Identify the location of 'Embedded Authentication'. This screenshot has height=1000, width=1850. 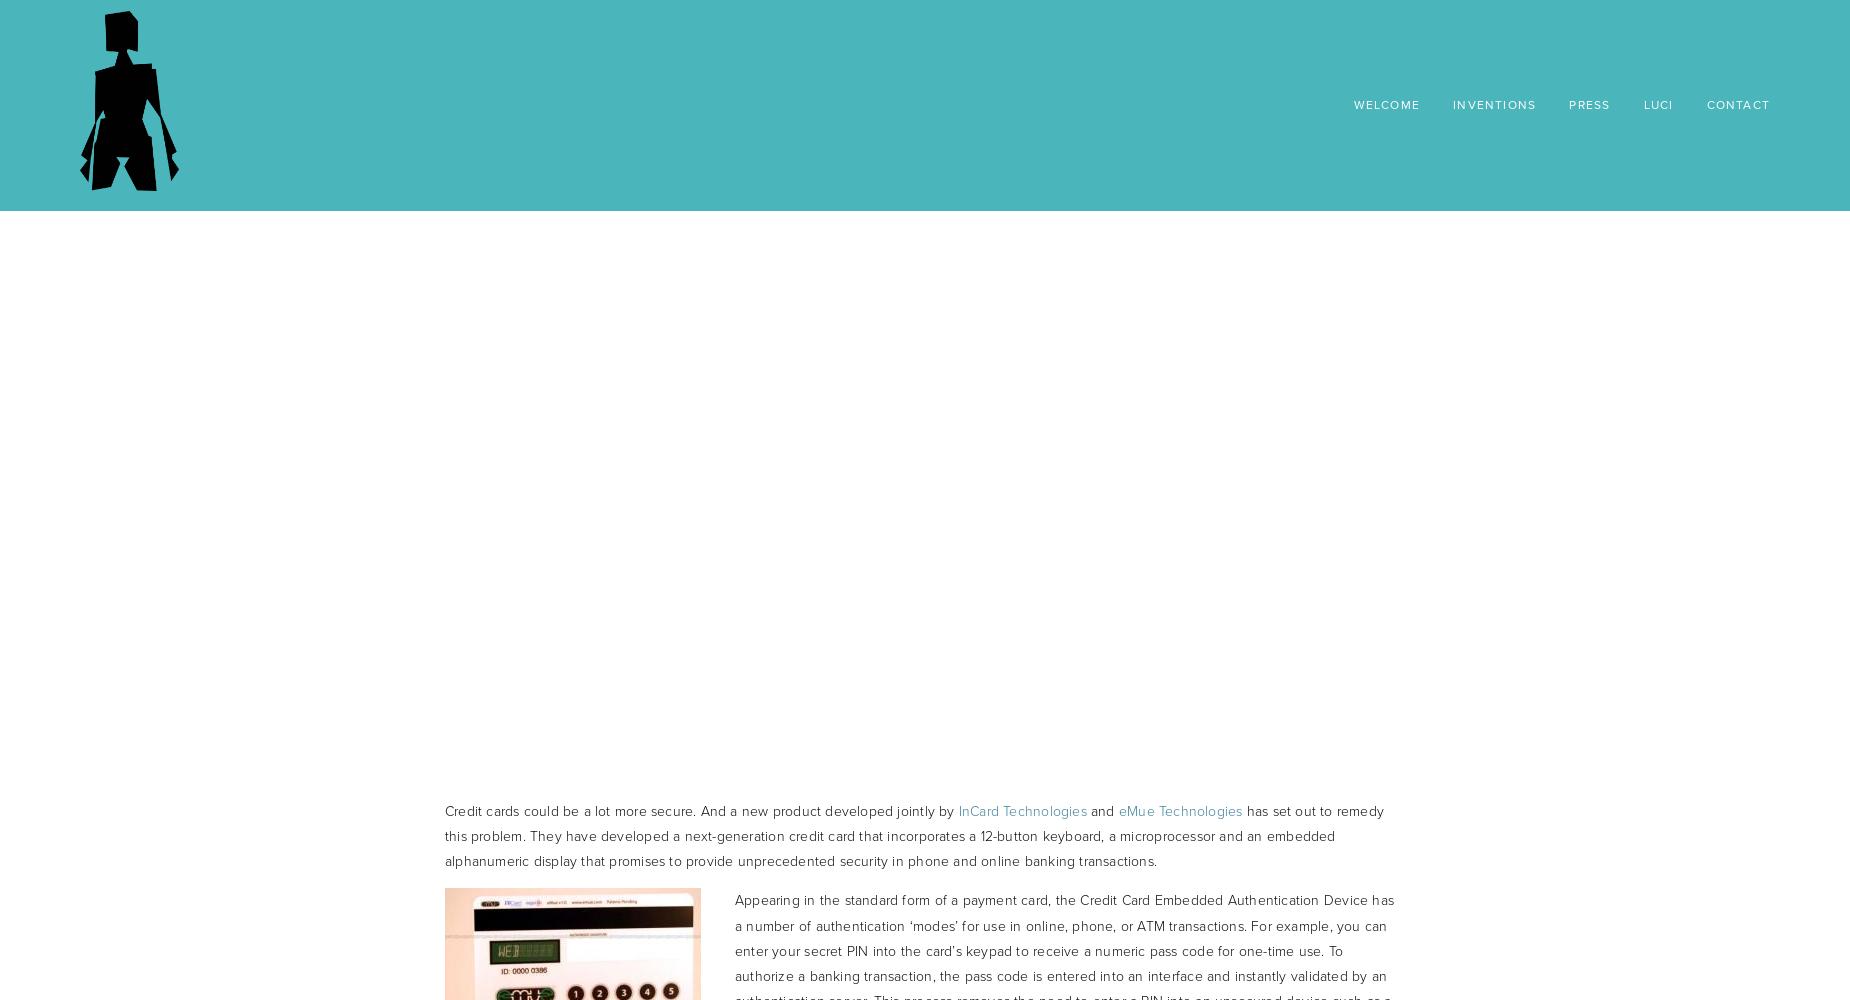
(591, 396).